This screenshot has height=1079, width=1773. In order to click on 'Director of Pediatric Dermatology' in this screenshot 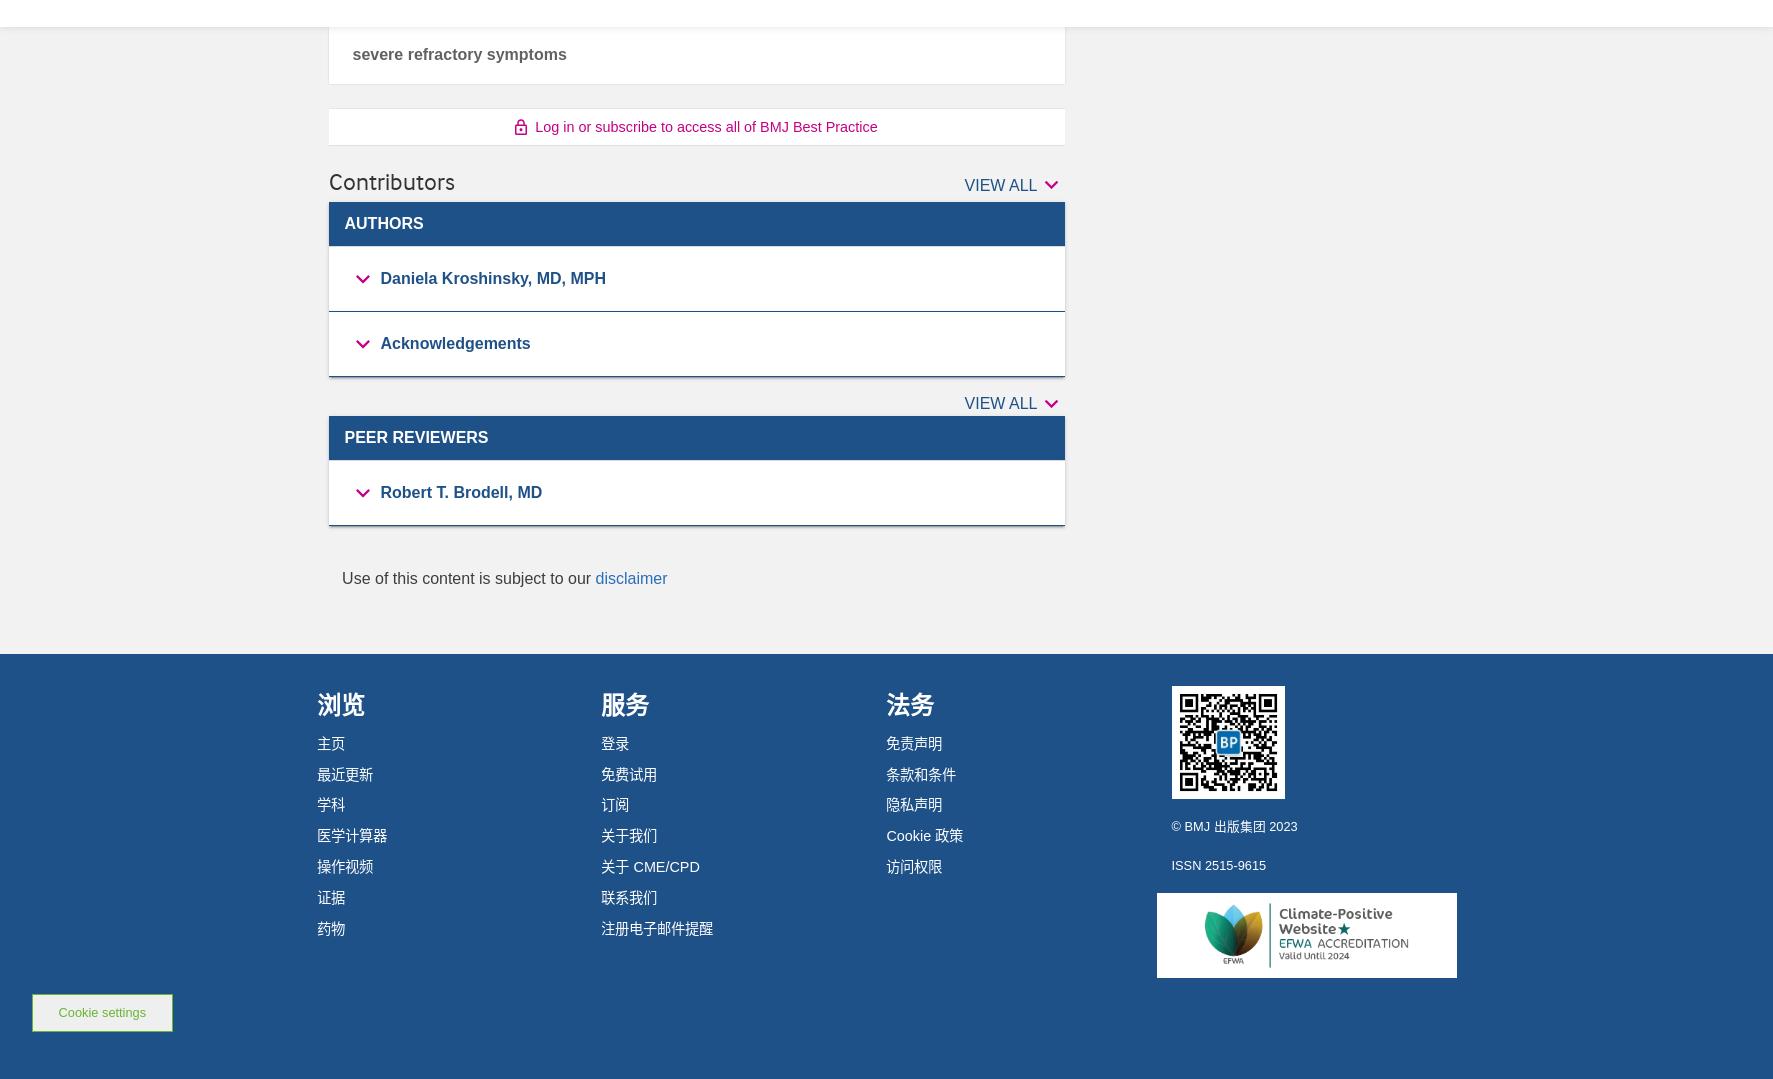, I will do `click(498, 588)`.